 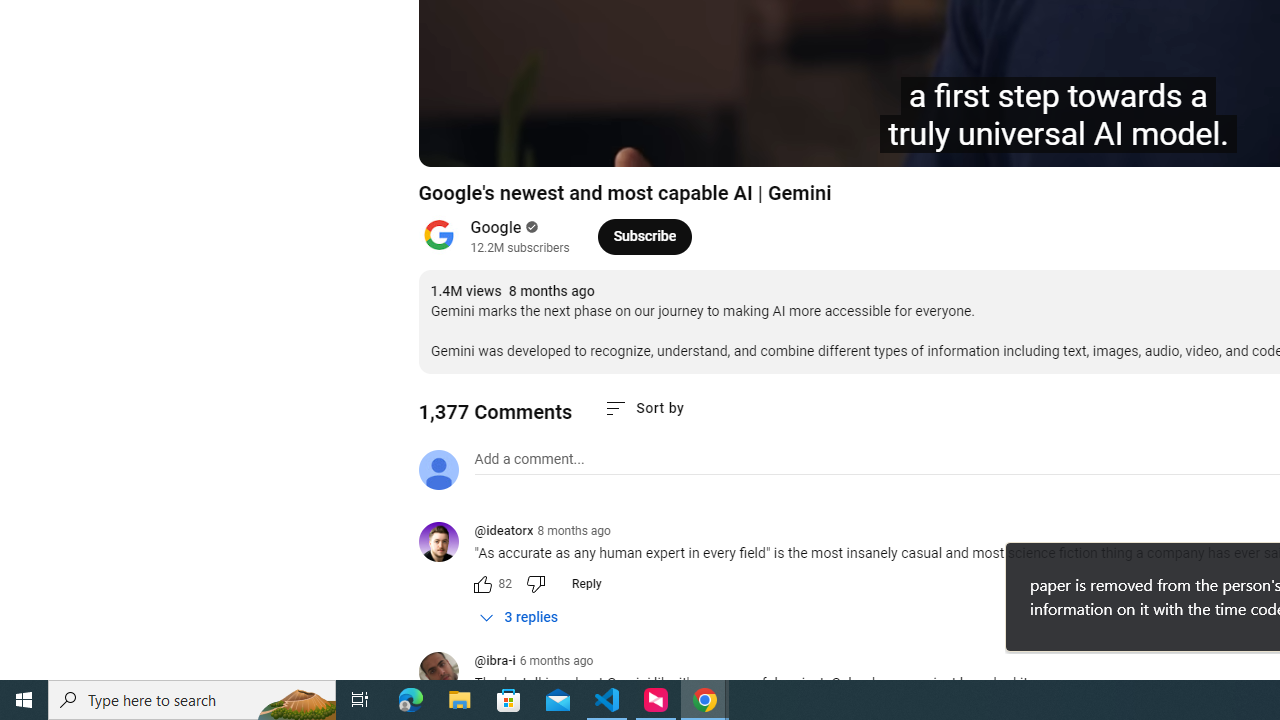 What do you see at coordinates (494, 662) in the screenshot?
I see `'@ibra-i'` at bounding box center [494, 662].